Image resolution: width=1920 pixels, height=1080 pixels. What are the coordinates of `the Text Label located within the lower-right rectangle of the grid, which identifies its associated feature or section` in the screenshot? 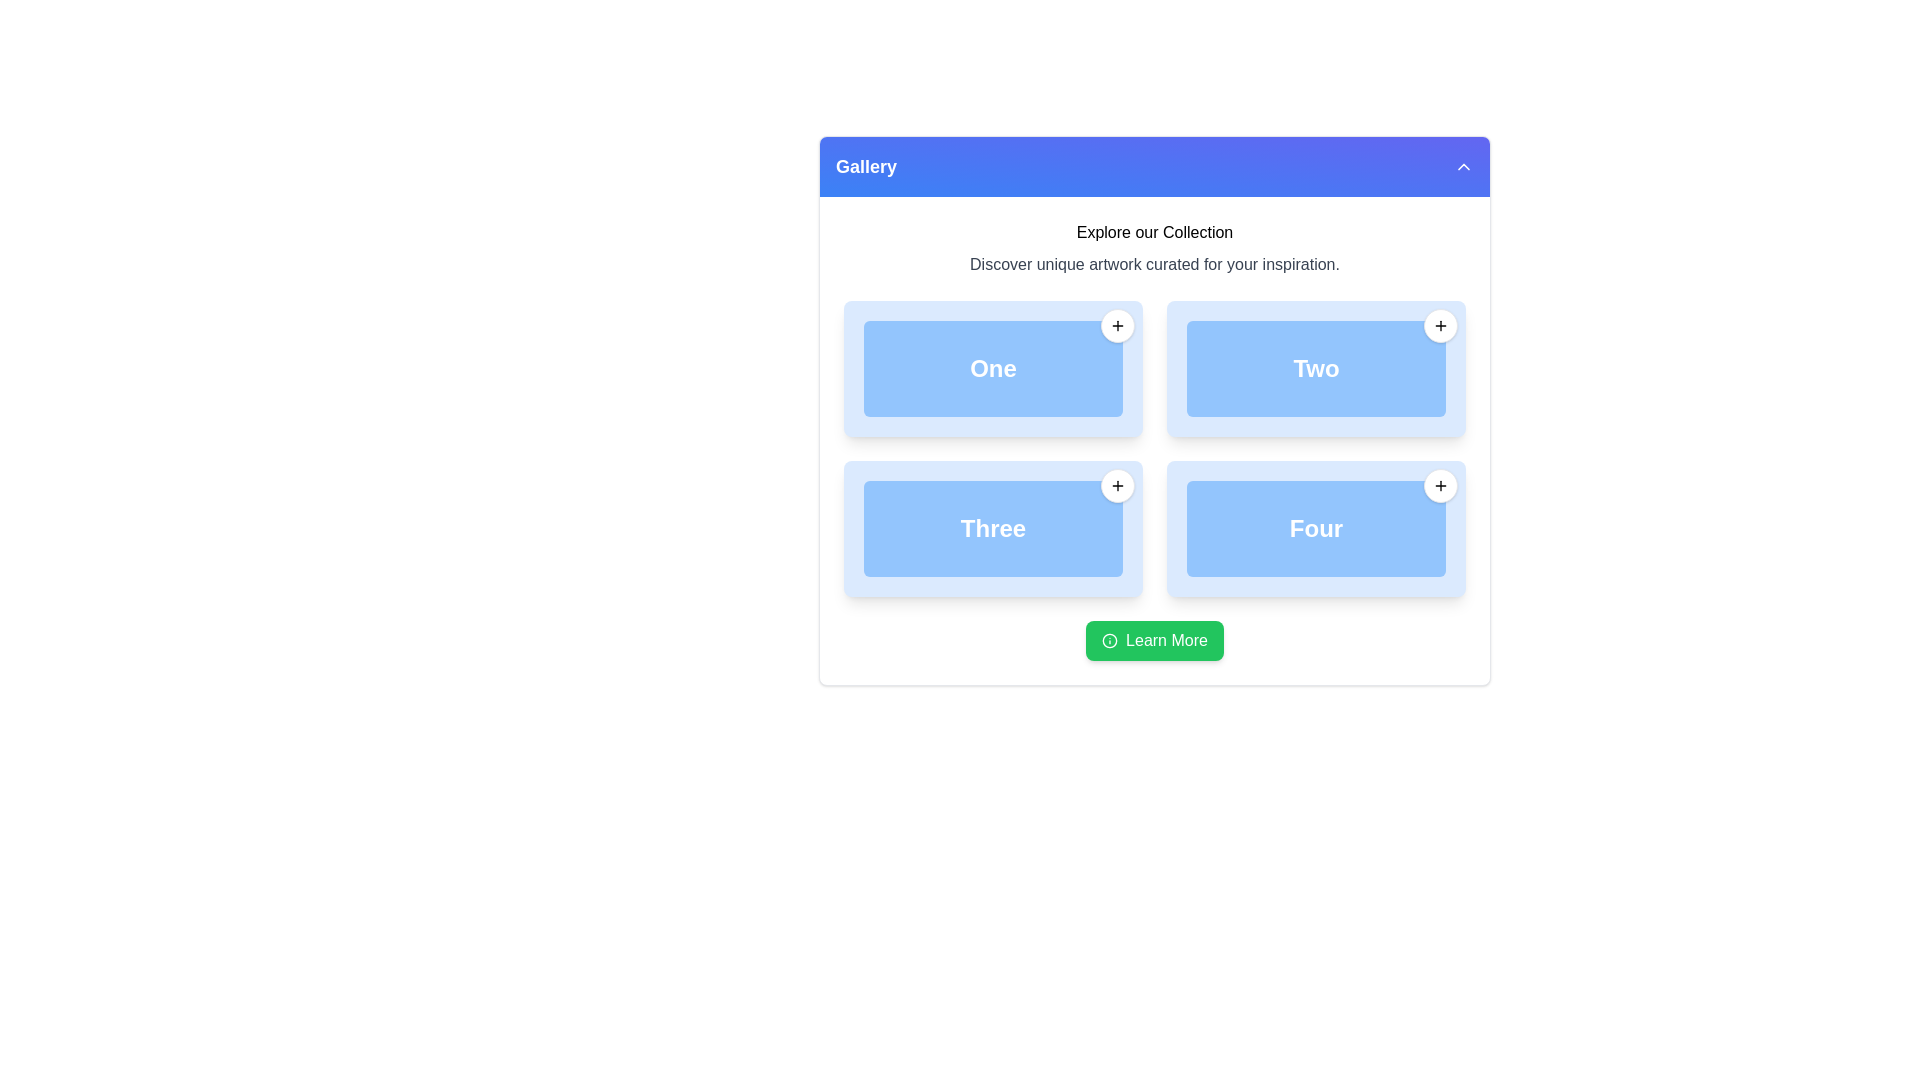 It's located at (1316, 527).